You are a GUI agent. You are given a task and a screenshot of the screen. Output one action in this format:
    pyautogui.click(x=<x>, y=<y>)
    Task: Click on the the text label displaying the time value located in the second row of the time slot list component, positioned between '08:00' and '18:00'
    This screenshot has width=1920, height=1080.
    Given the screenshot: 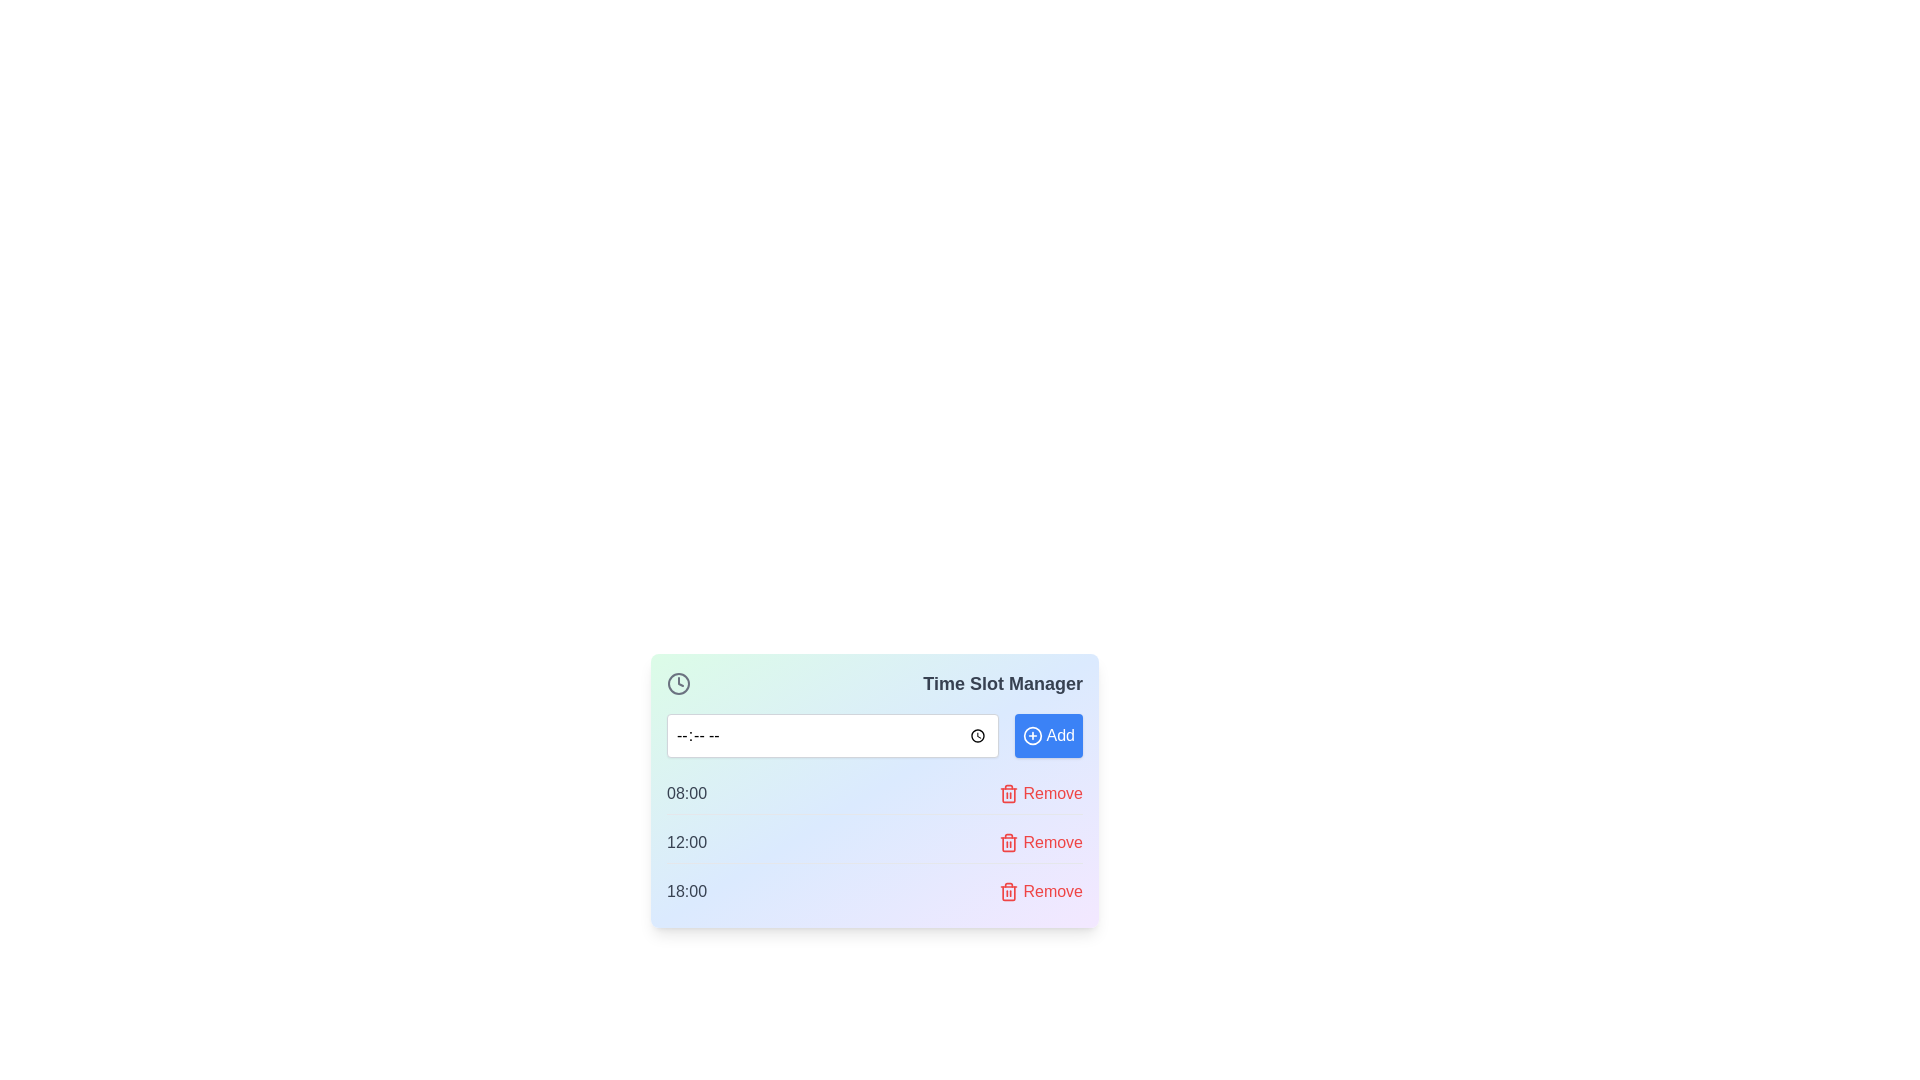 What is the action you would take?
    pyautogui.click(x=686, y=843)
    